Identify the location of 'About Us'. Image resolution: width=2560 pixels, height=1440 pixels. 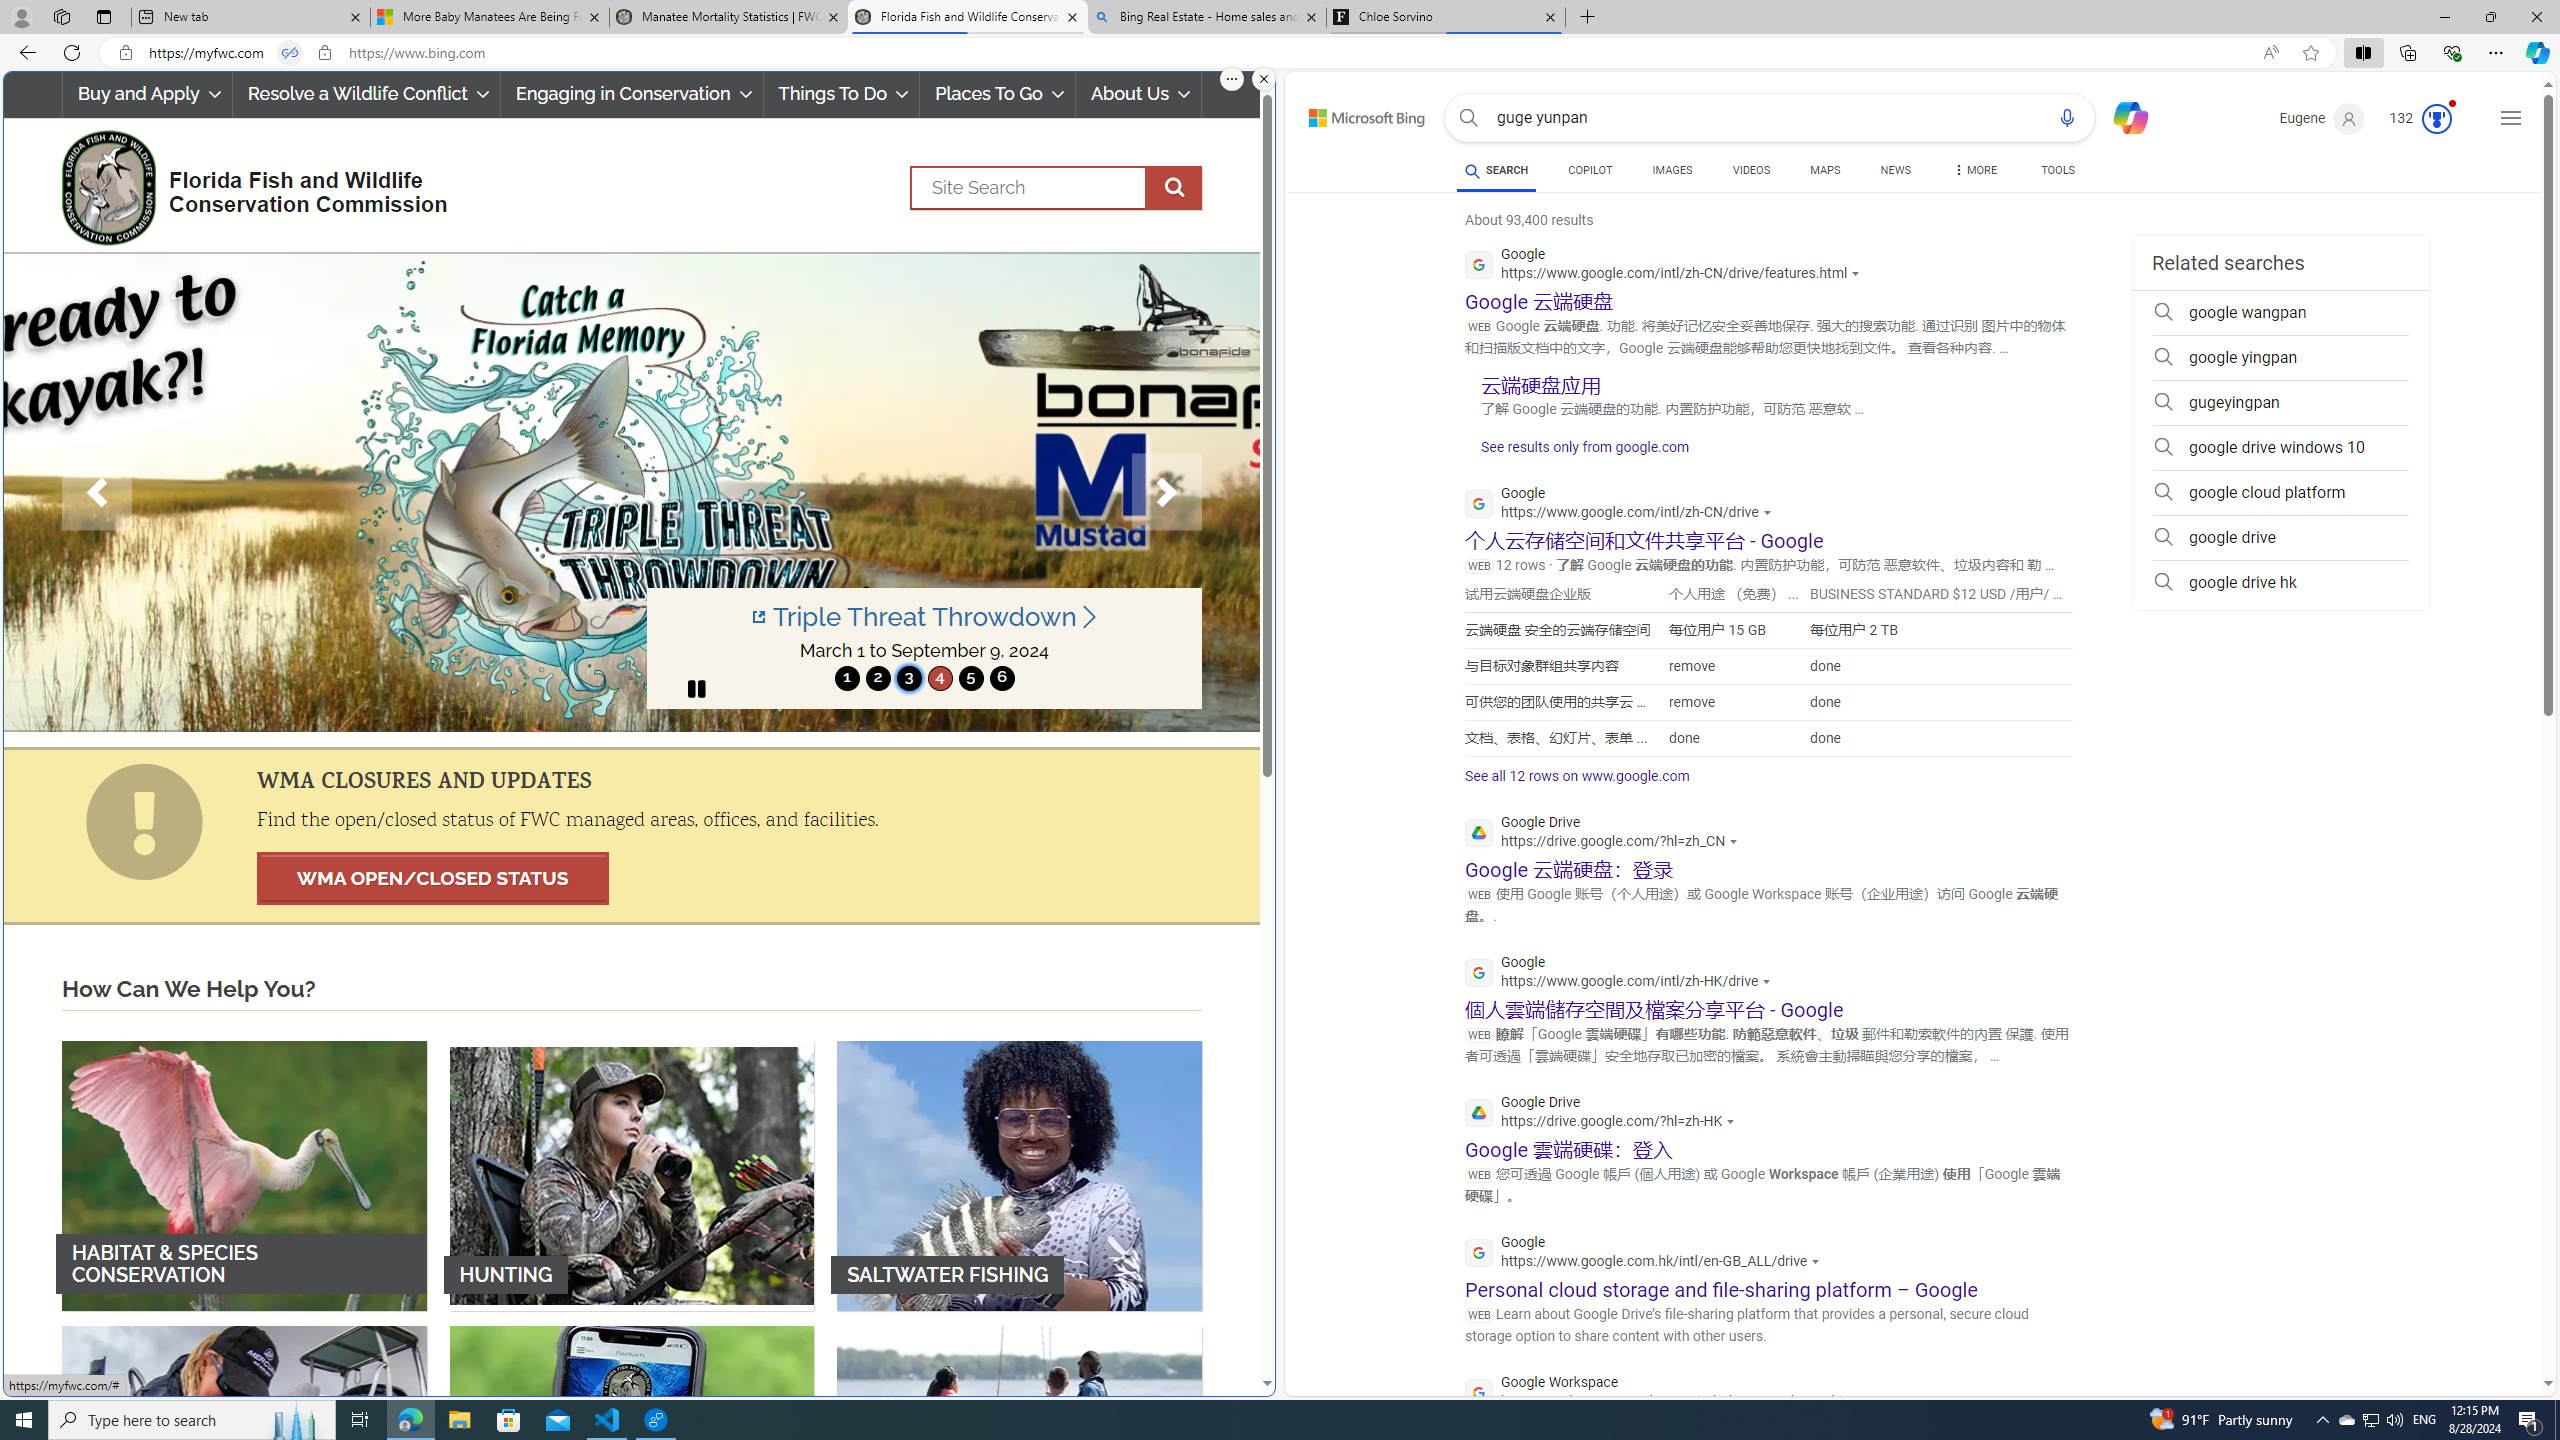
(1138, 93).